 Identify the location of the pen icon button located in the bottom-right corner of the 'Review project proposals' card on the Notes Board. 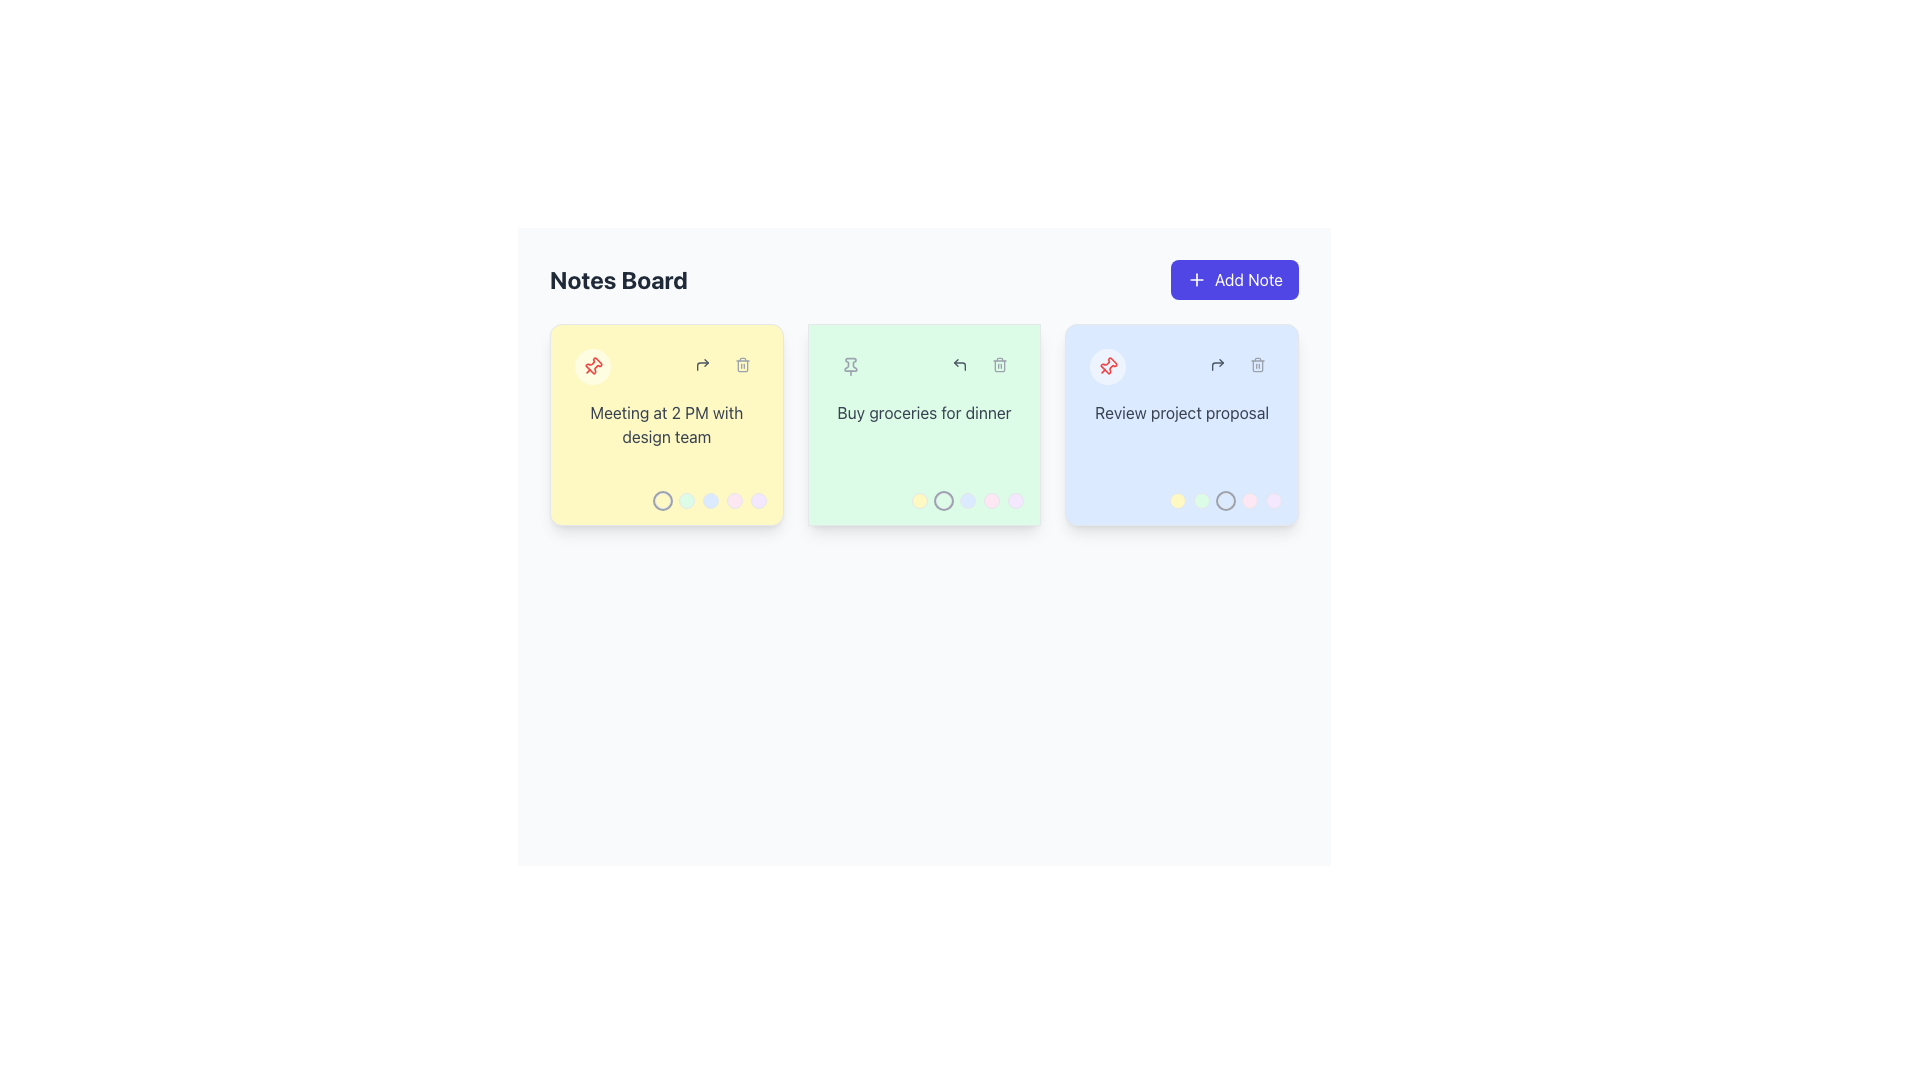
(1265, 415).